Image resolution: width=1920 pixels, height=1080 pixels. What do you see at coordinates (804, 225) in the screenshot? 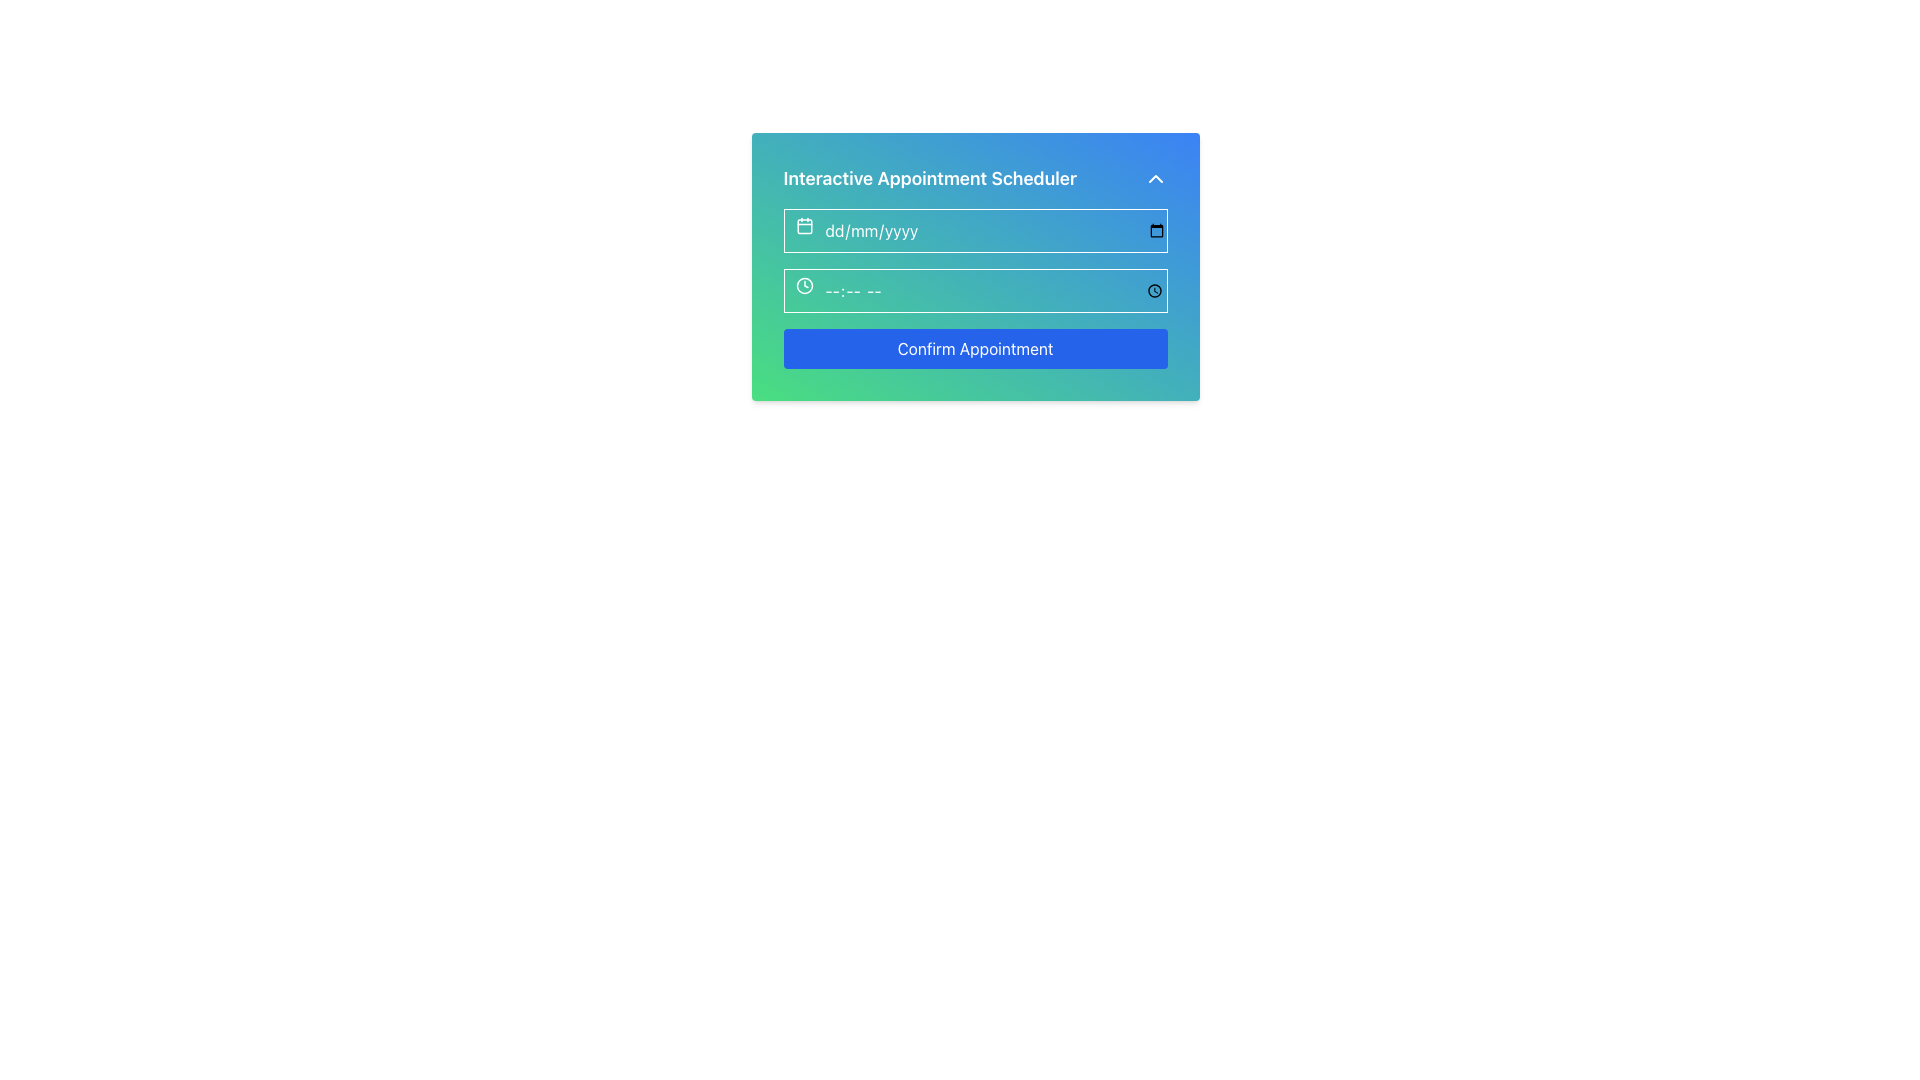
I see `the decorative calendar icon located to the left of the 'dd/mm/yyyy' date input field, which is slightly above its vertical centerline` at bounding box center [804, 225].